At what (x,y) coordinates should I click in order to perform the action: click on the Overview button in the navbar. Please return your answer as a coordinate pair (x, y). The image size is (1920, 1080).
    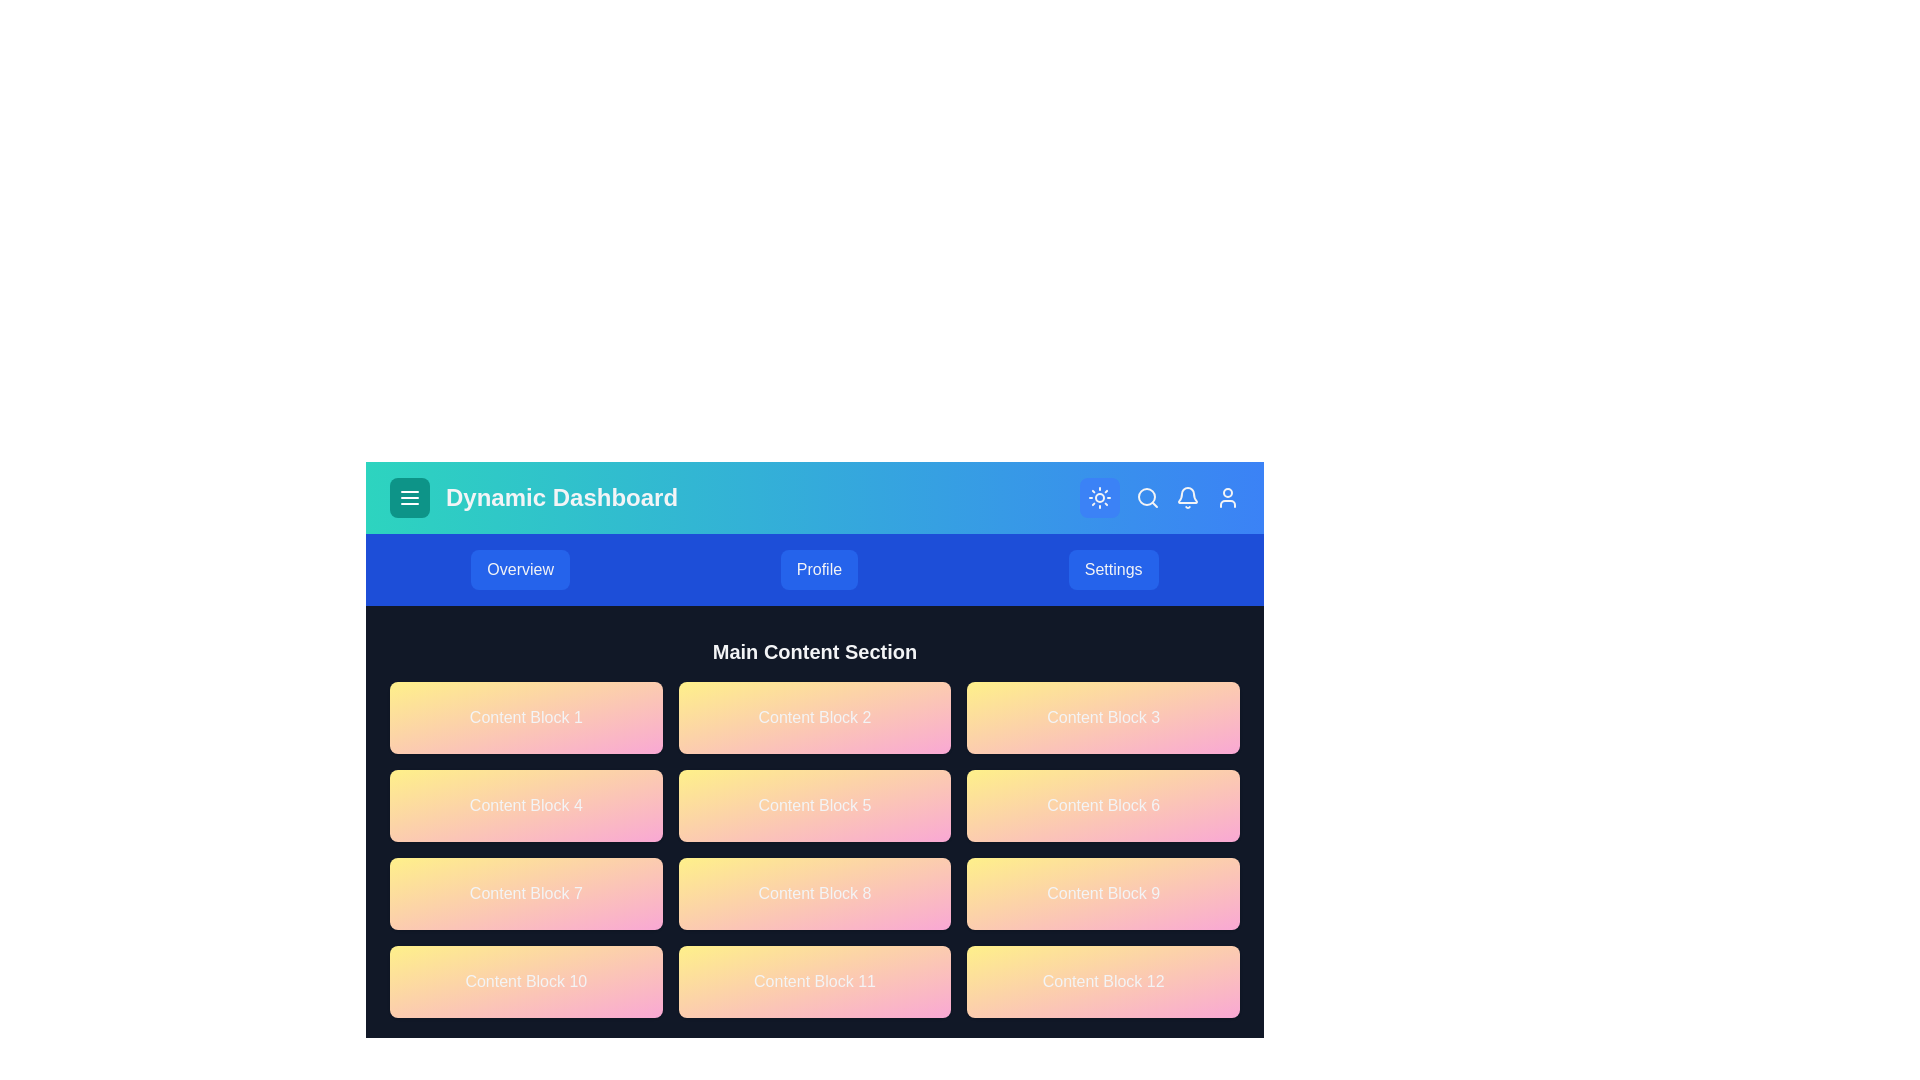
    Looking at the image, I should click on (520, 570).